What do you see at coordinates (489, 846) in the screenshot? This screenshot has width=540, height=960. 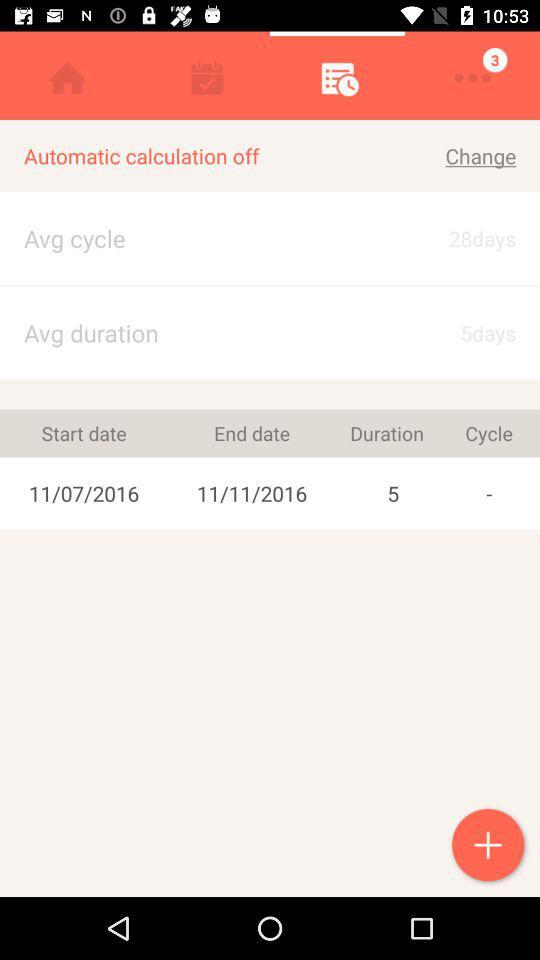 I see `this button adding option` at bounding box center [489, 846].